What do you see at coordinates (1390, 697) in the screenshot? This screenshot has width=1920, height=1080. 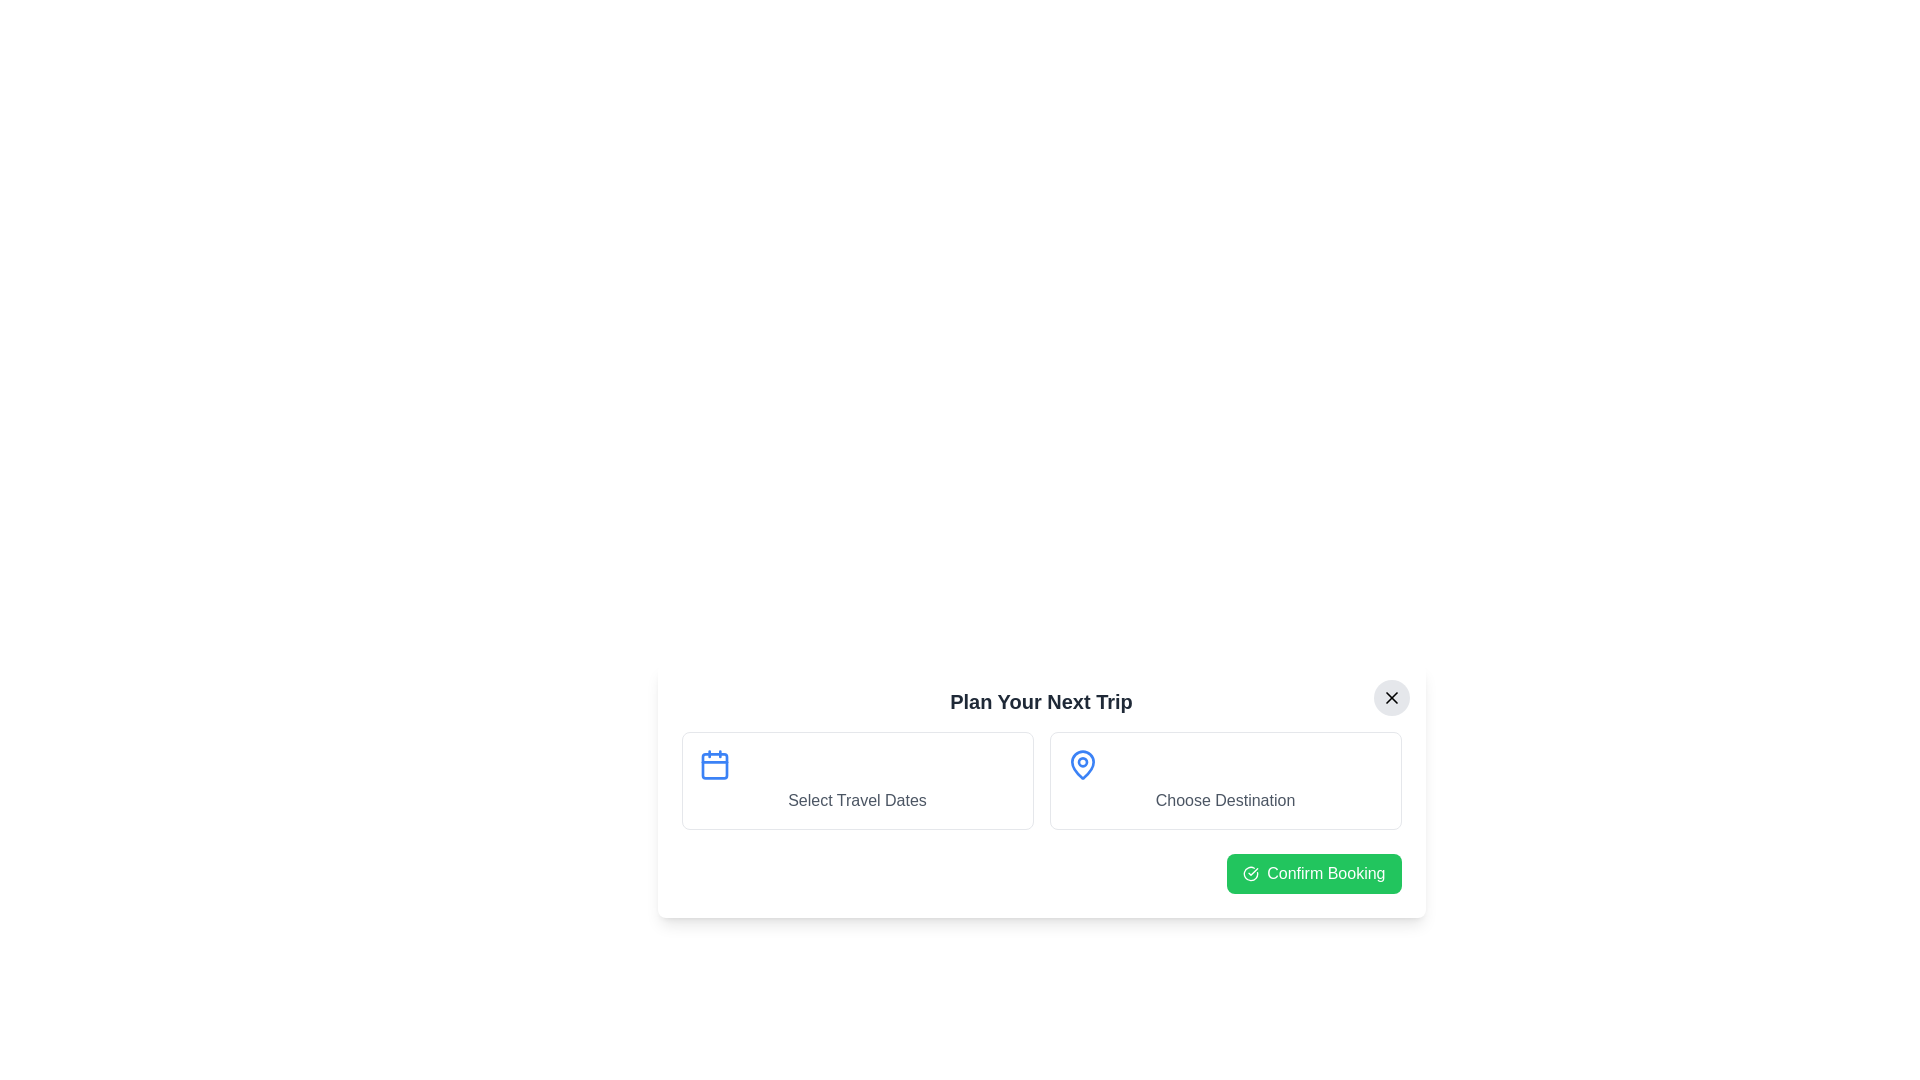 I see `the interactive element: Close Button` at bounding box center [1390, 697].